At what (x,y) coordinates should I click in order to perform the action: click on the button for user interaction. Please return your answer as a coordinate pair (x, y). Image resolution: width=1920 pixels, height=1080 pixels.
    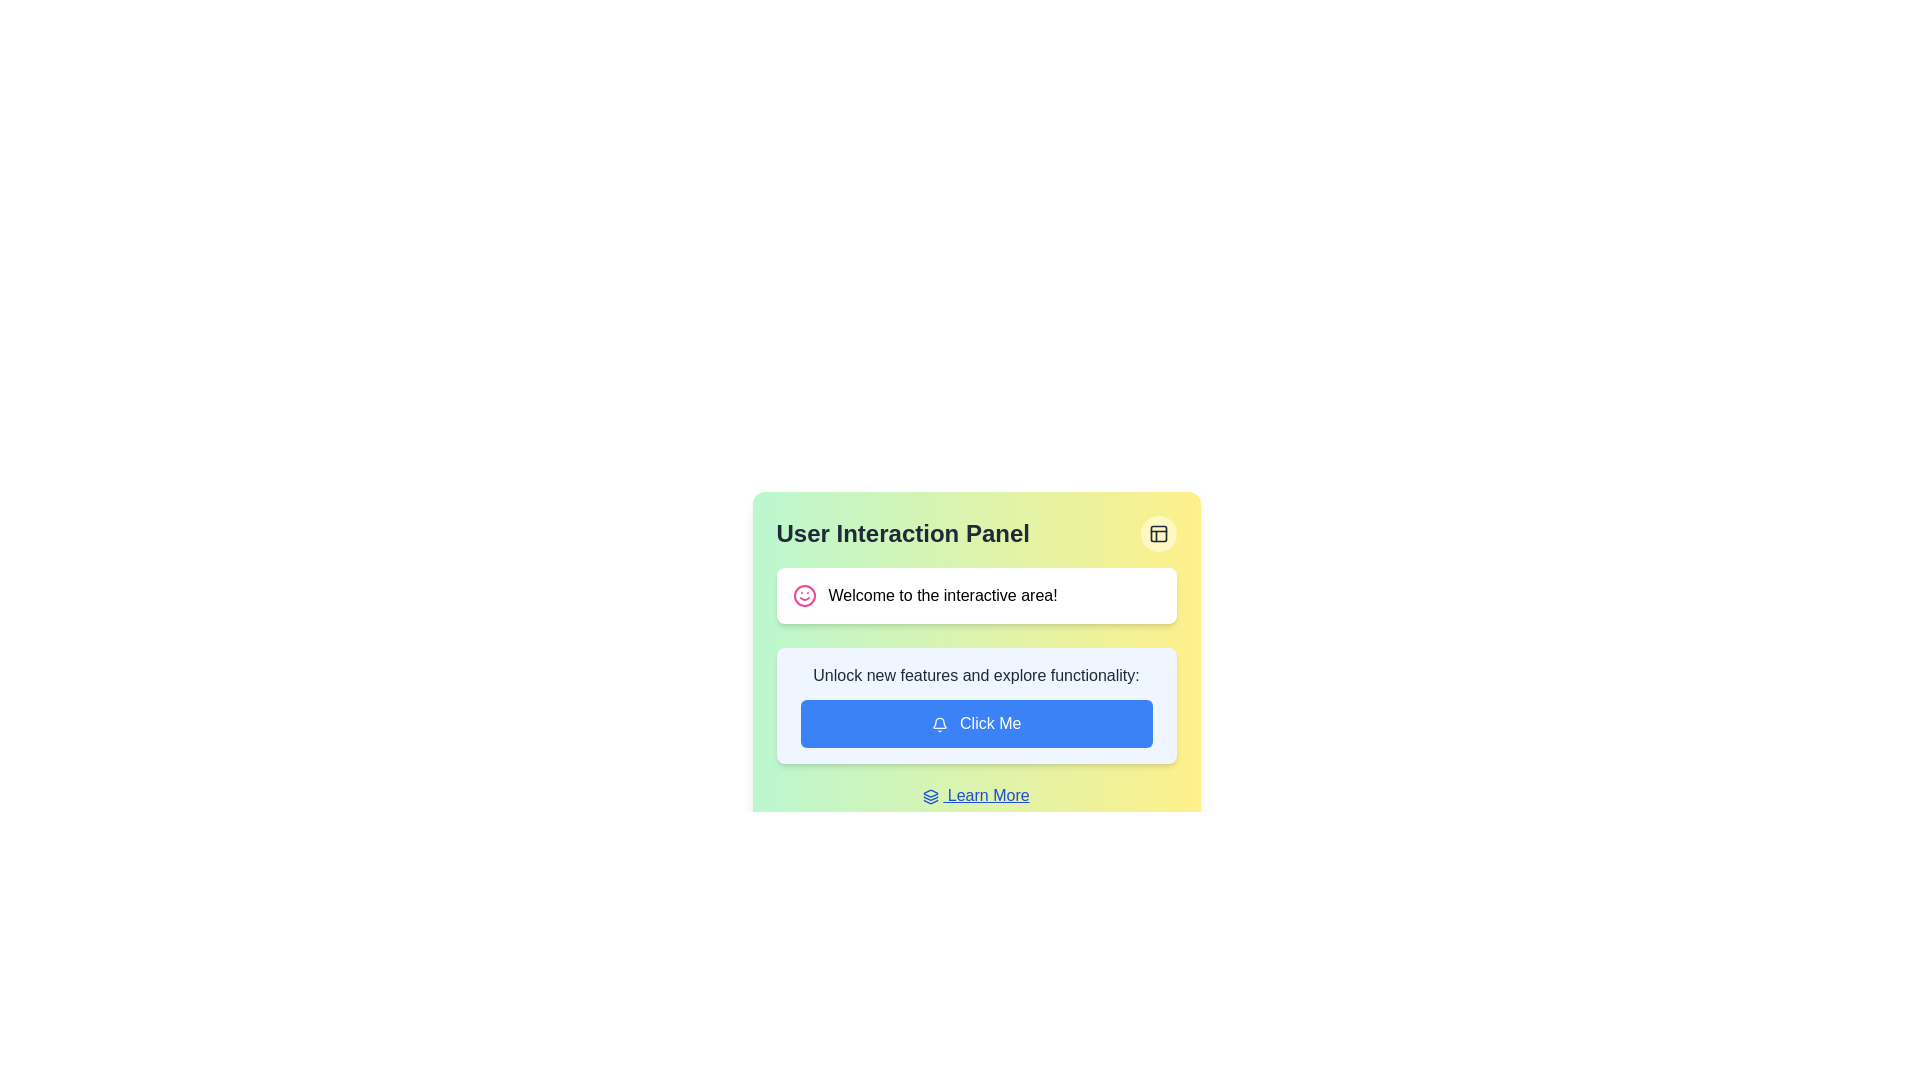
    Looking at the image, I should click on (976, 724).